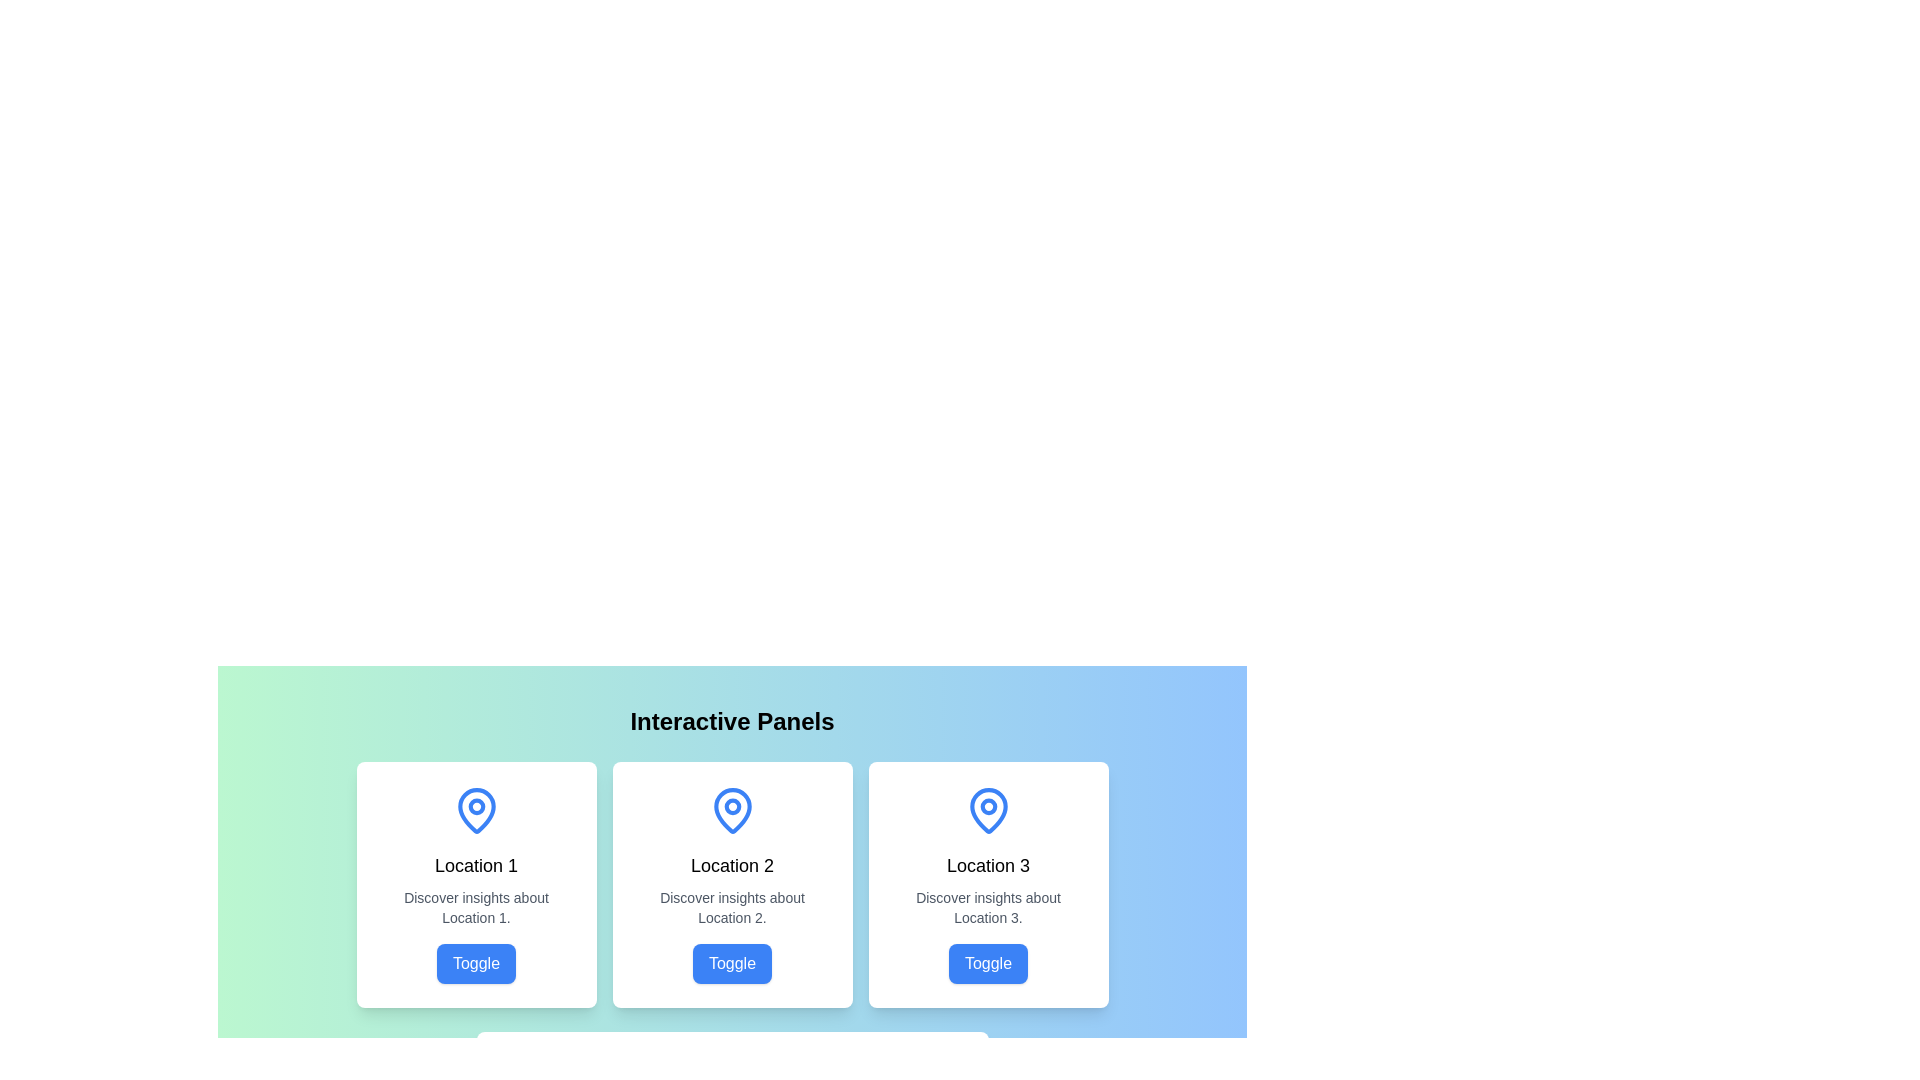 This screenshot has height=1080, width=1920. Describe the element at coordinates (475, 865) in the screenshot. I see `static text label that serves as the title for the first panel in the card-like structure` at that location.